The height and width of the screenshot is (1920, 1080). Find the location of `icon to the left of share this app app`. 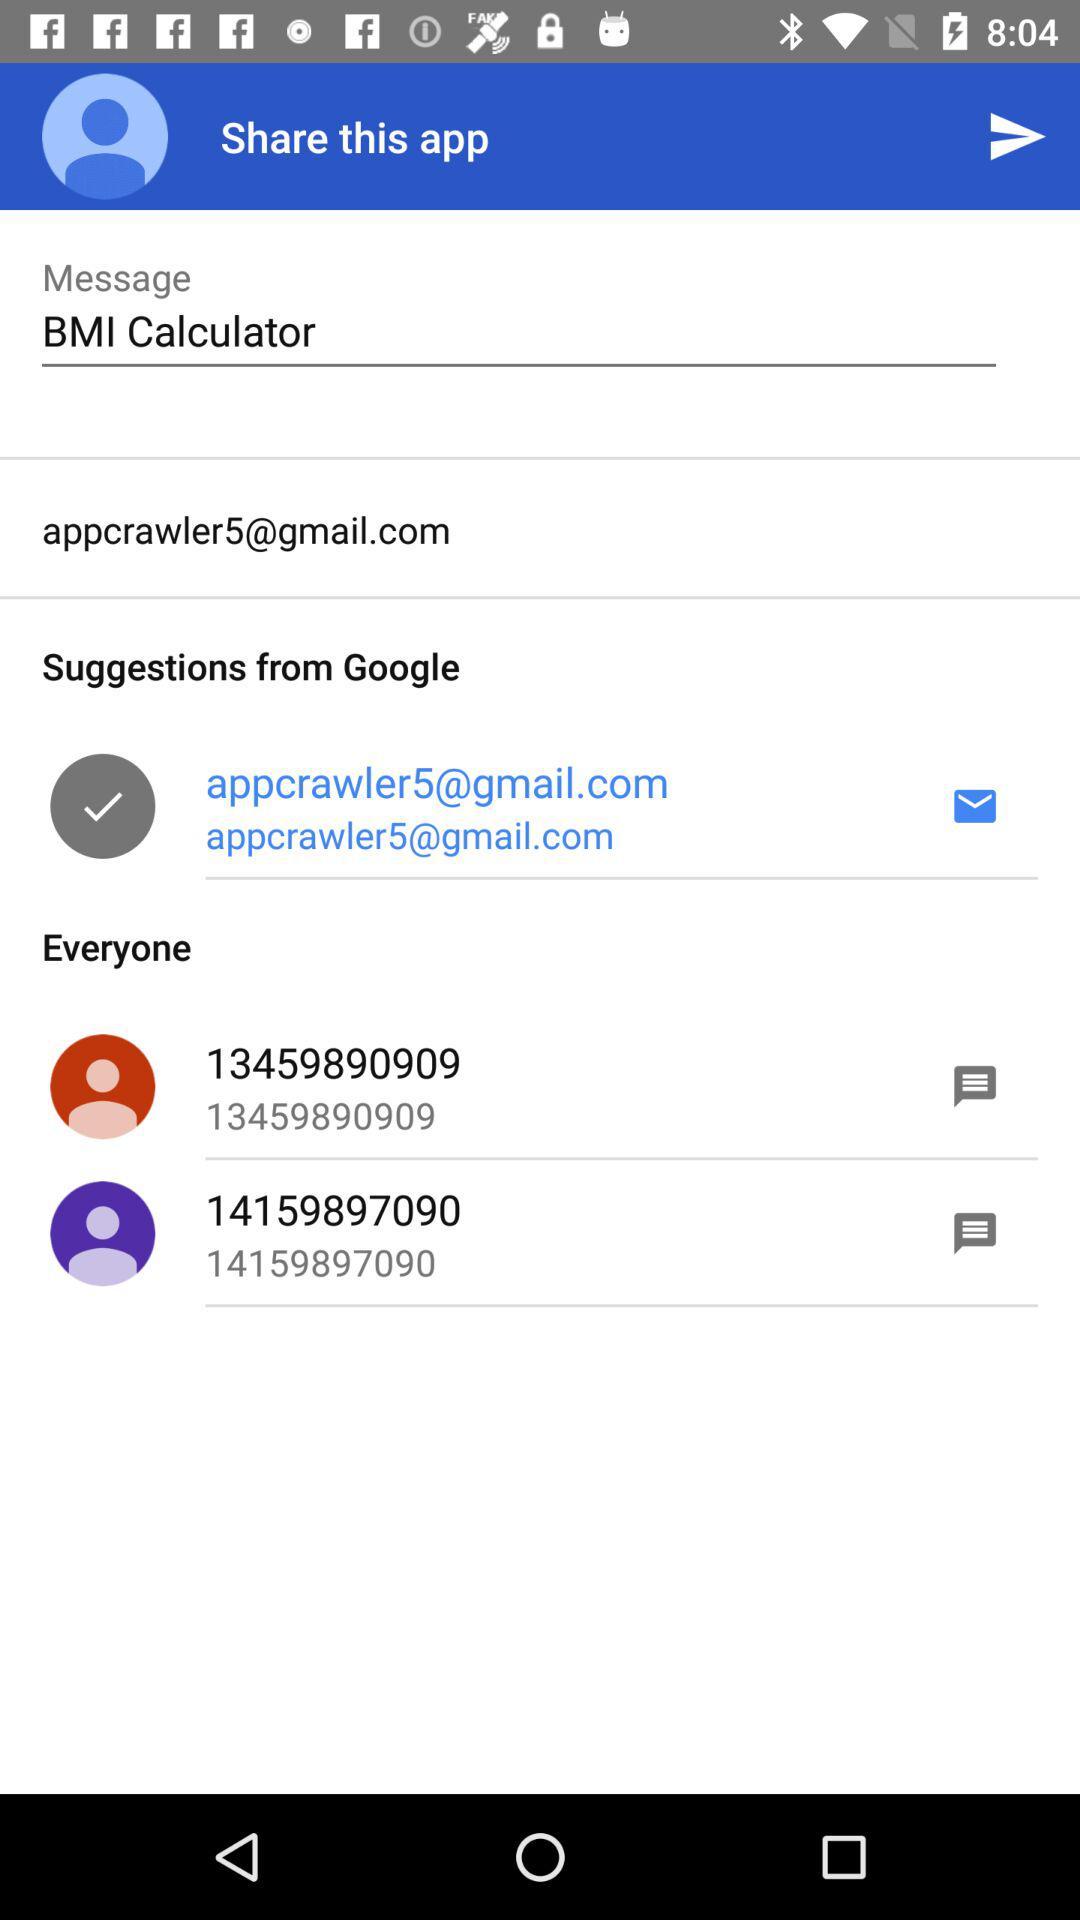

icon to the left of share this app app is located at coordinates (104, 135).